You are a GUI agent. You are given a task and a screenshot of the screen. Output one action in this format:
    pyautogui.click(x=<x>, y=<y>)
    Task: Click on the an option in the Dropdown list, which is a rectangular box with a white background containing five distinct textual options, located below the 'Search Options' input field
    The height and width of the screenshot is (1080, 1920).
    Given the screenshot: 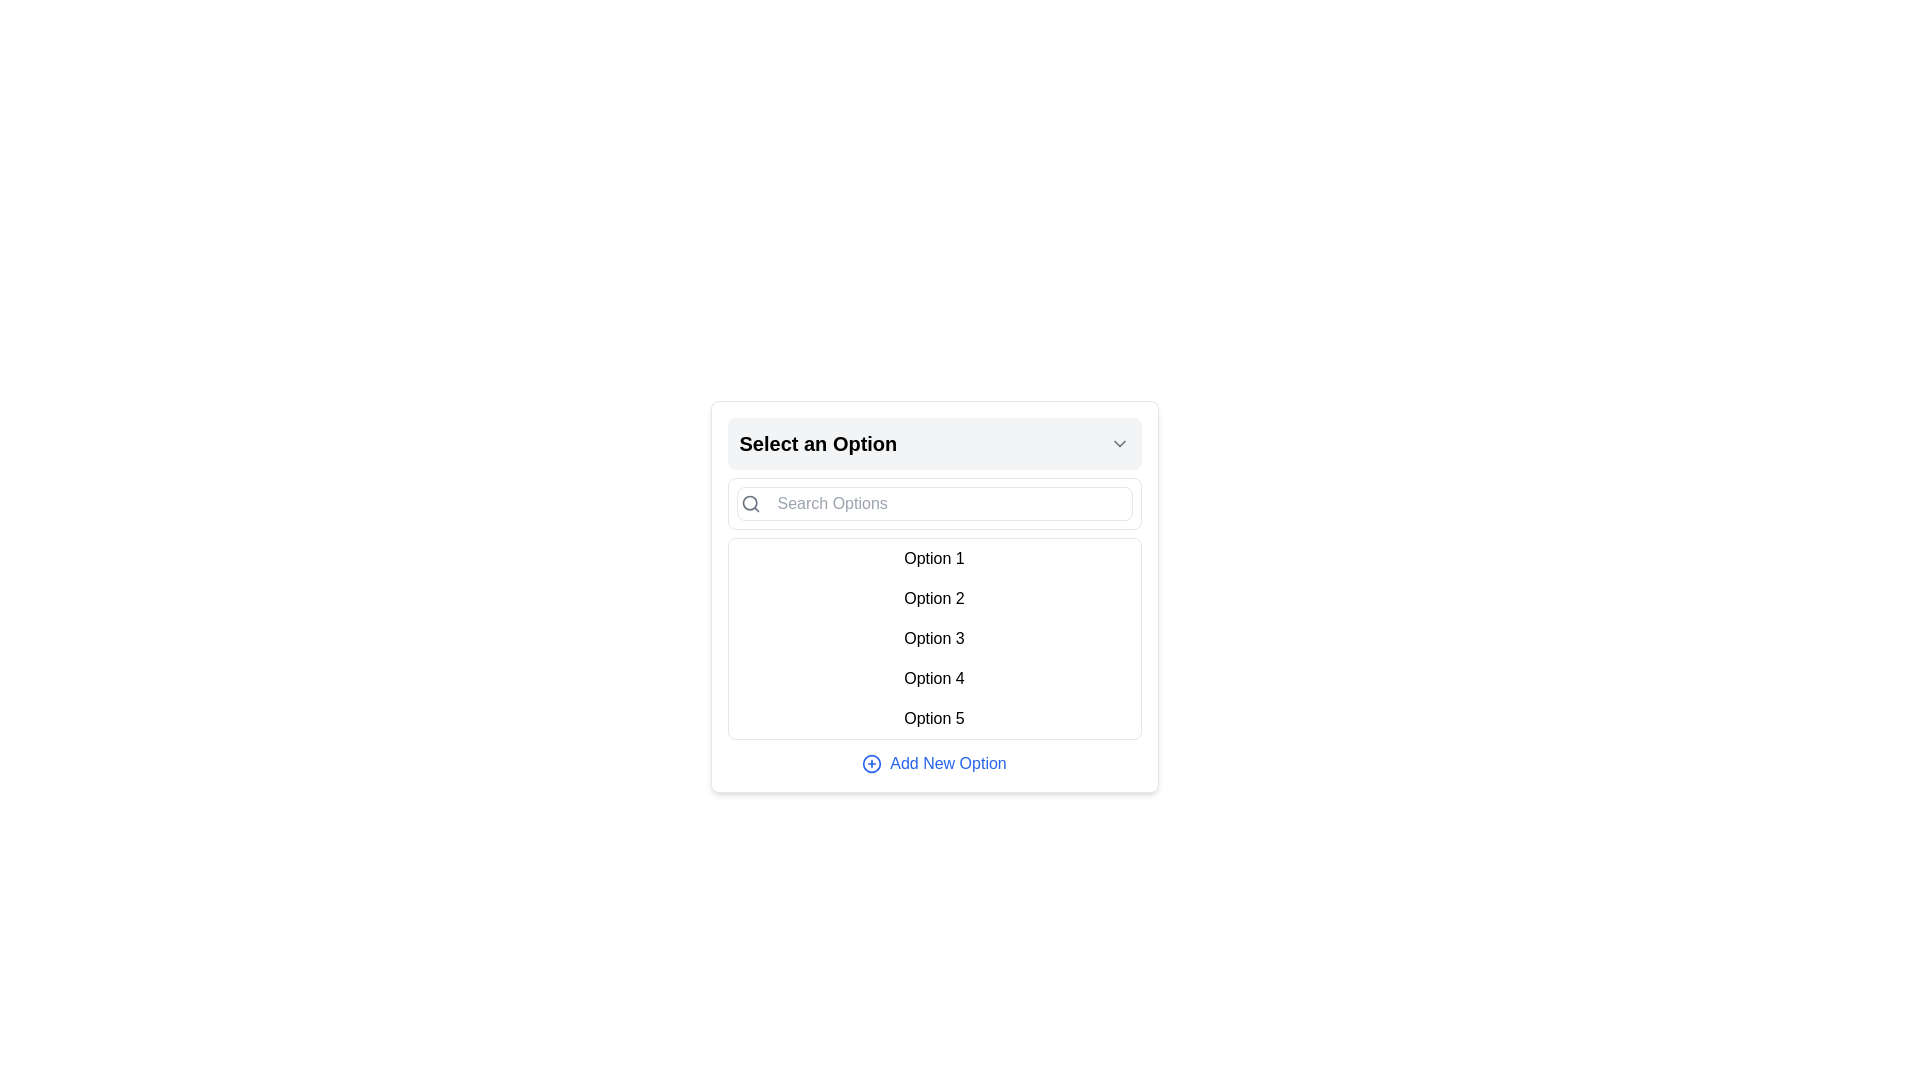 What is the action you would take?
    pyautogui.click(x=933, y=639)
    